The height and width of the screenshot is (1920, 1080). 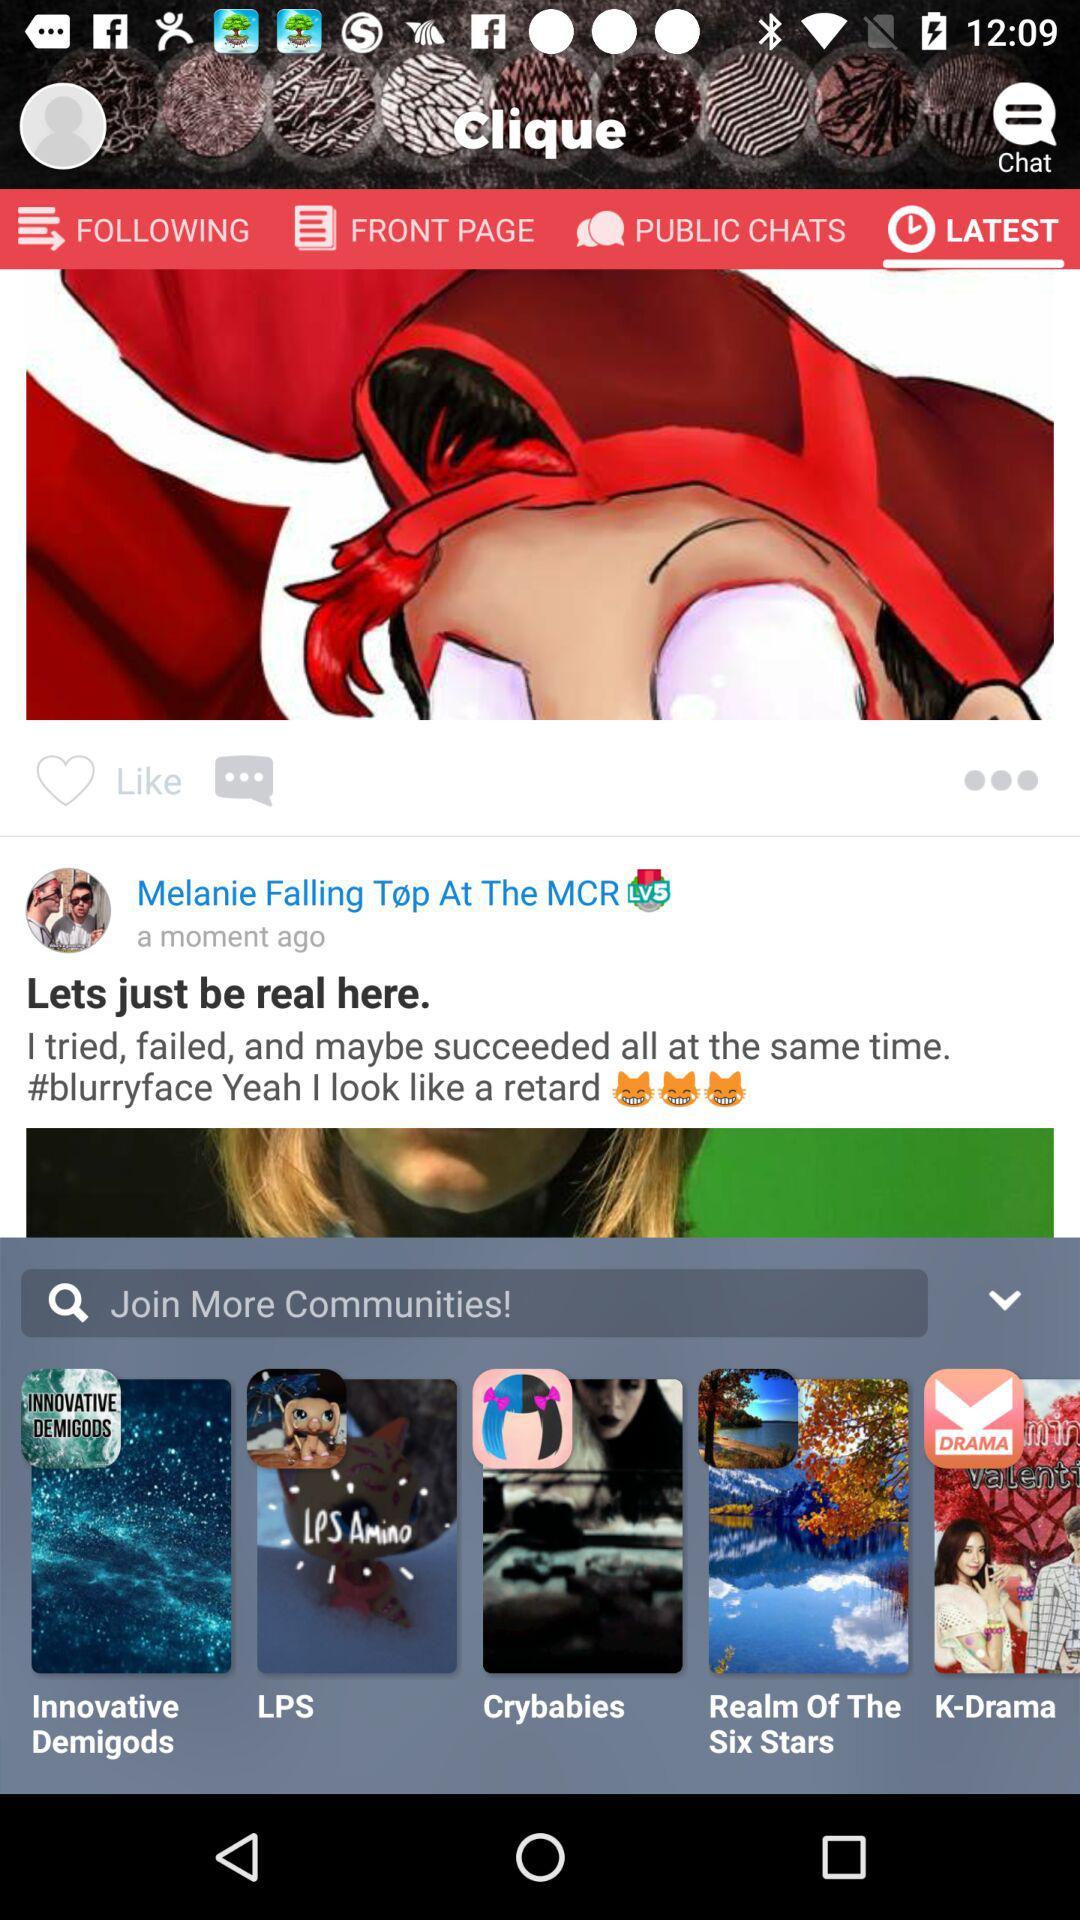 What do you see at coordinates (474, 1303) in the screenshot?
I see `the text join more communities along with the search button` at bounding box center [474, 1303].